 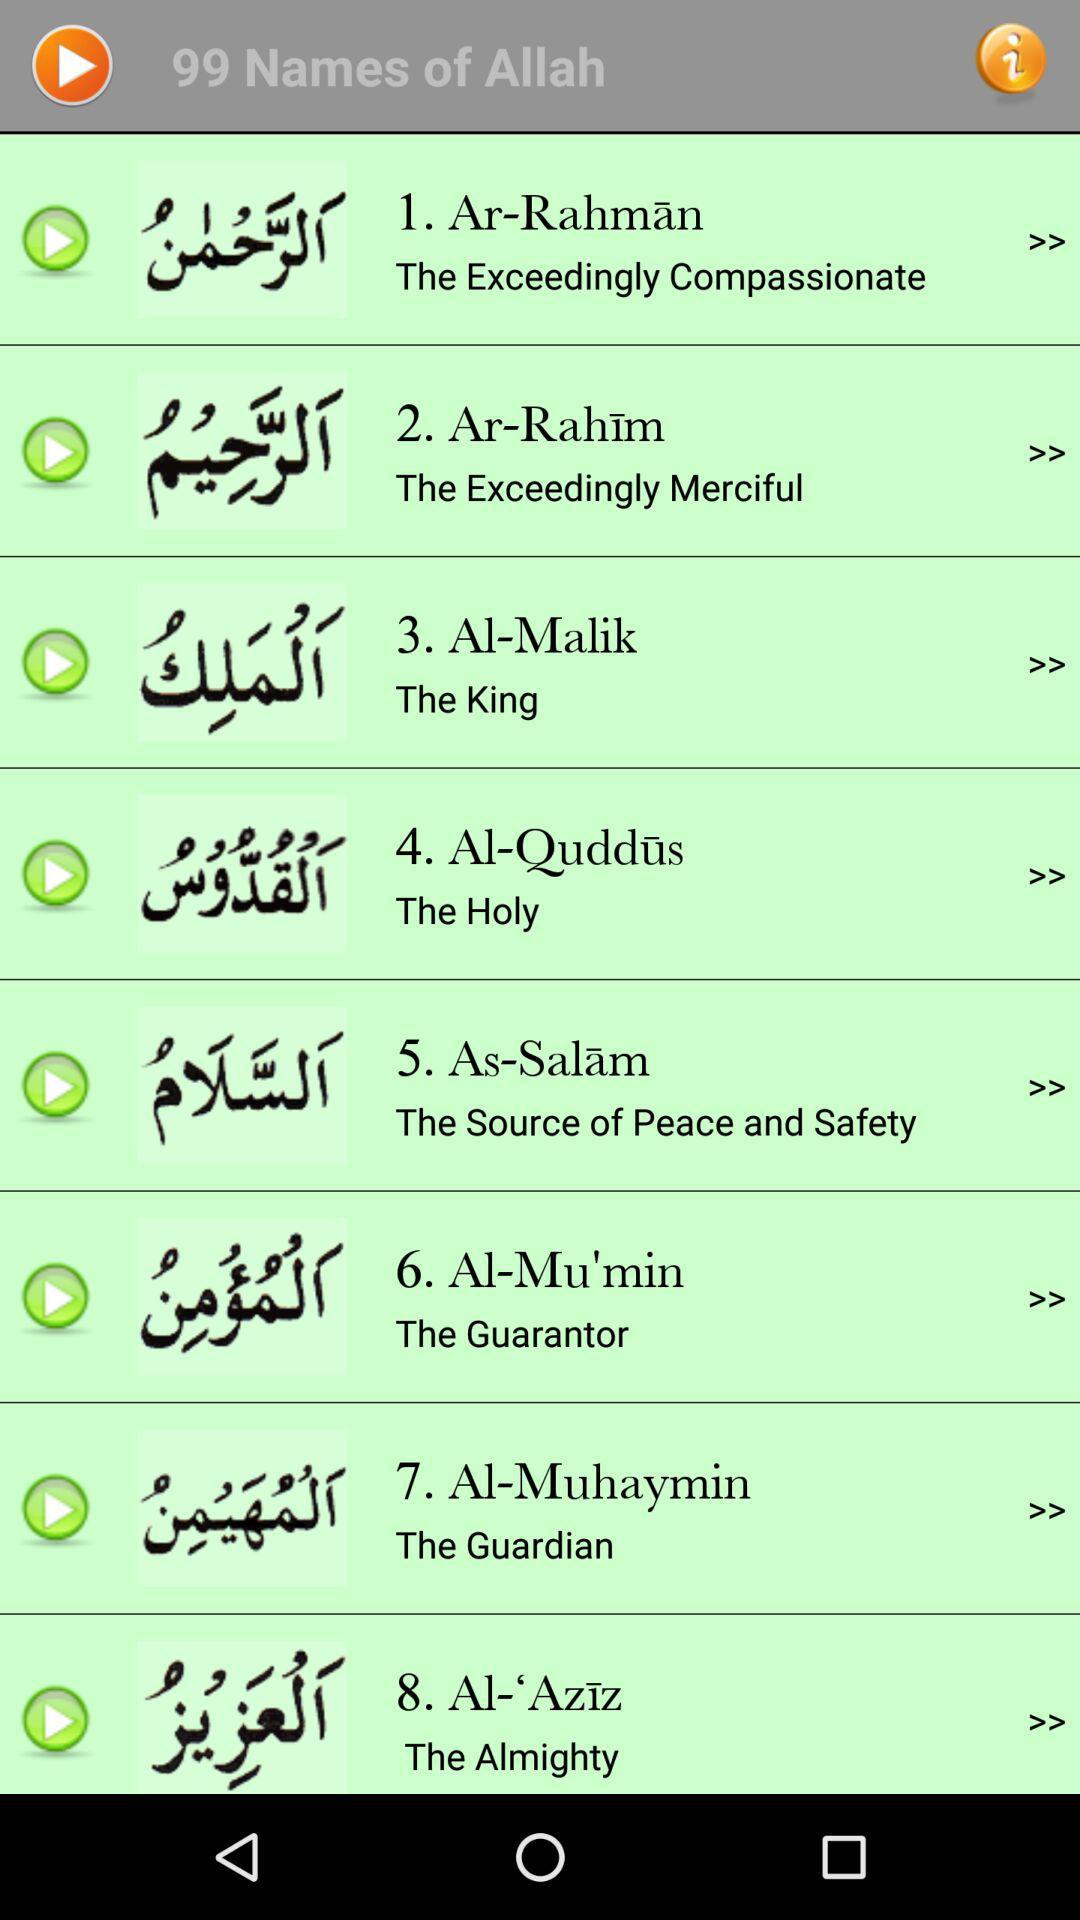 What do you see at coordinates (1045, 662) in the screenshot?
I see `the item above the >> icon` at bounding box center [1045, 662].